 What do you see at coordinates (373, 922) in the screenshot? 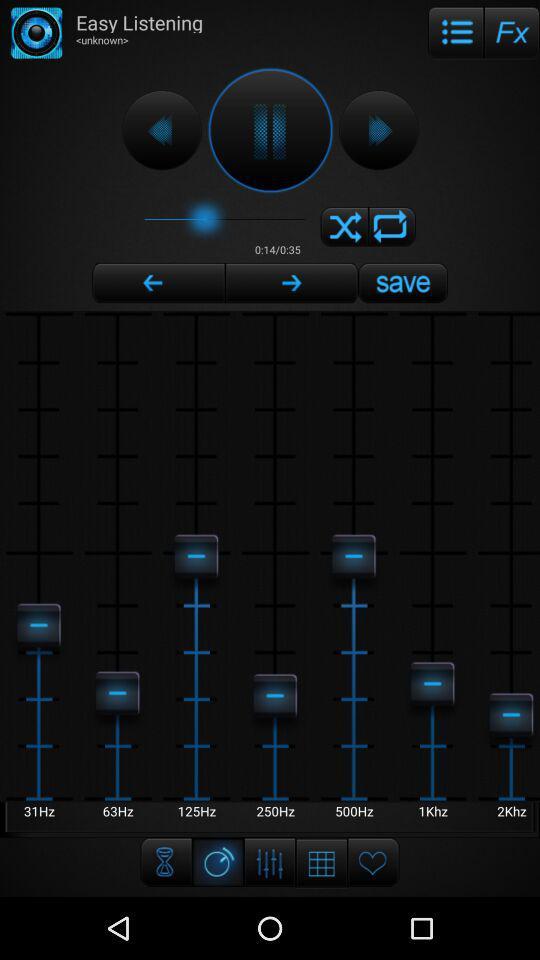
I see `the favorite icon` at bounding box center [373, 922].